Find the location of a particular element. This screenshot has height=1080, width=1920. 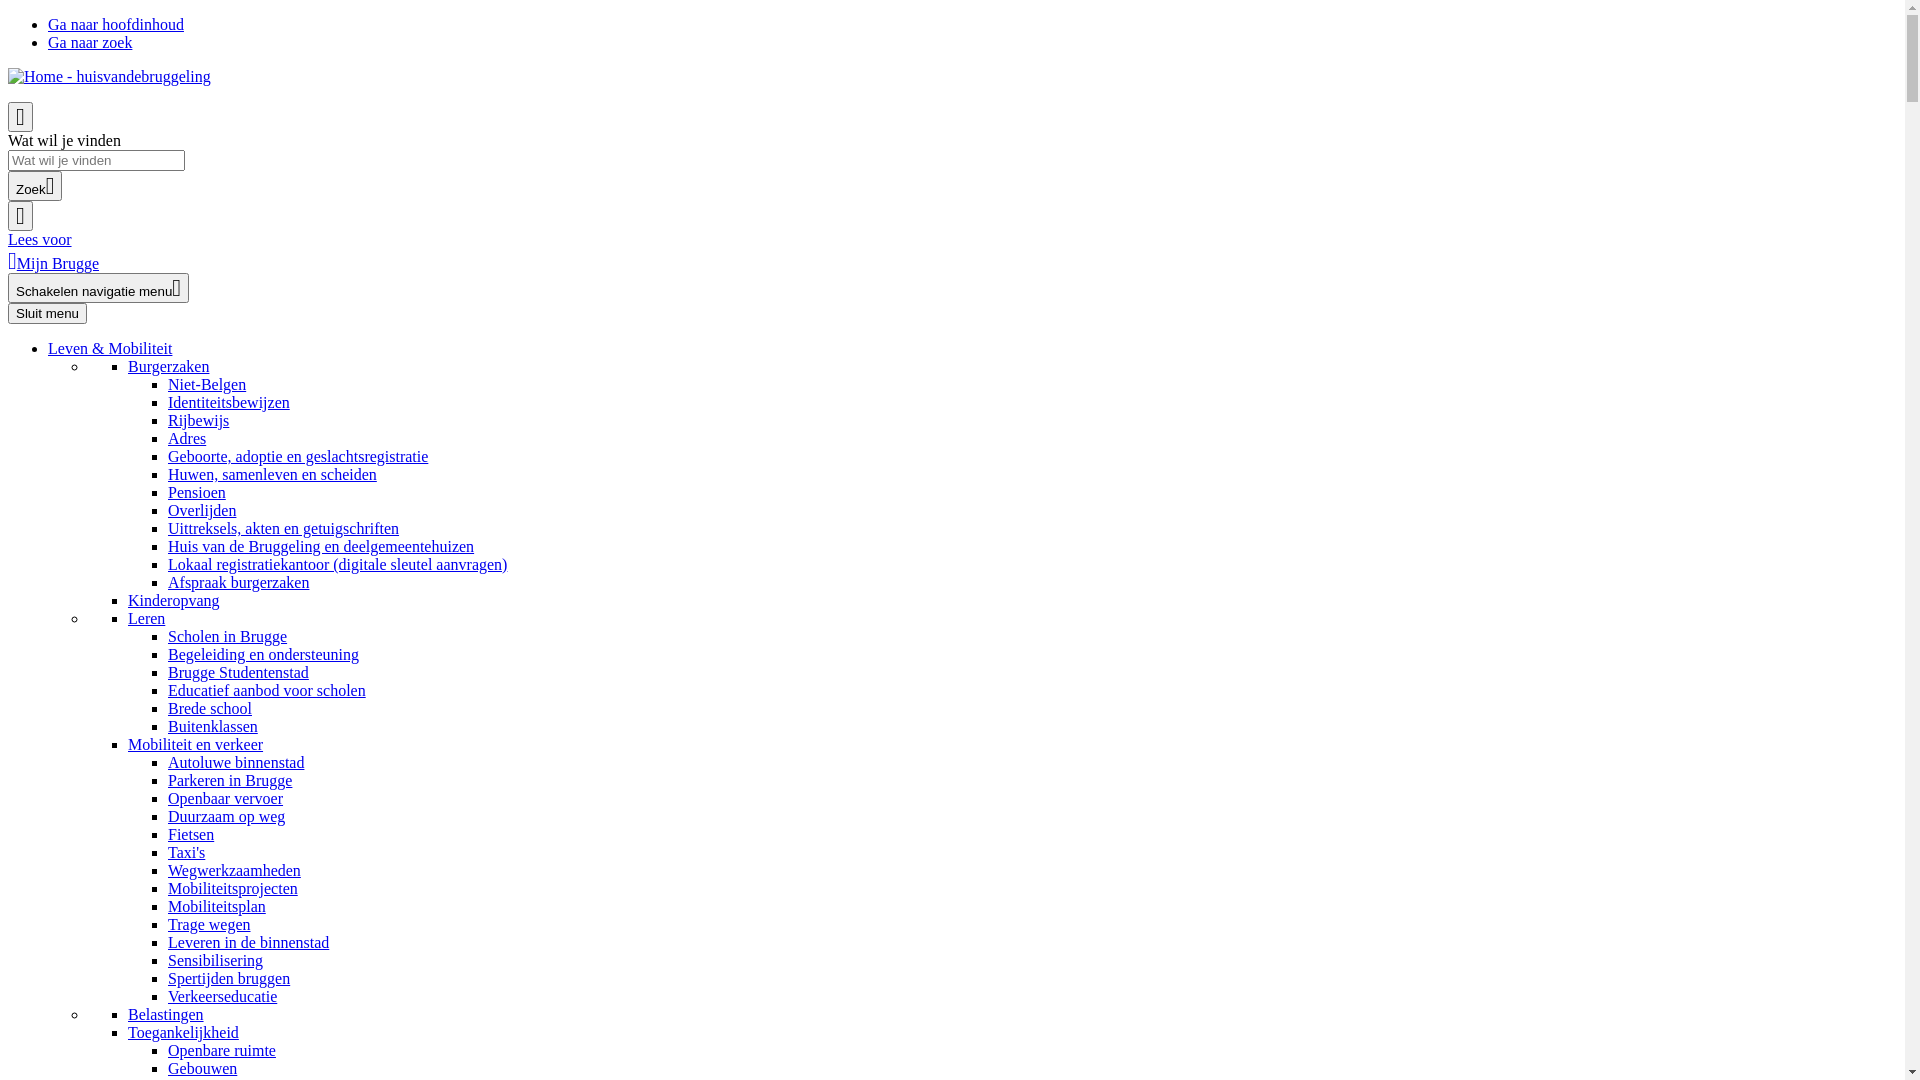

'Ga naar hoofdinhoud' is located at coordinates (114, 24).